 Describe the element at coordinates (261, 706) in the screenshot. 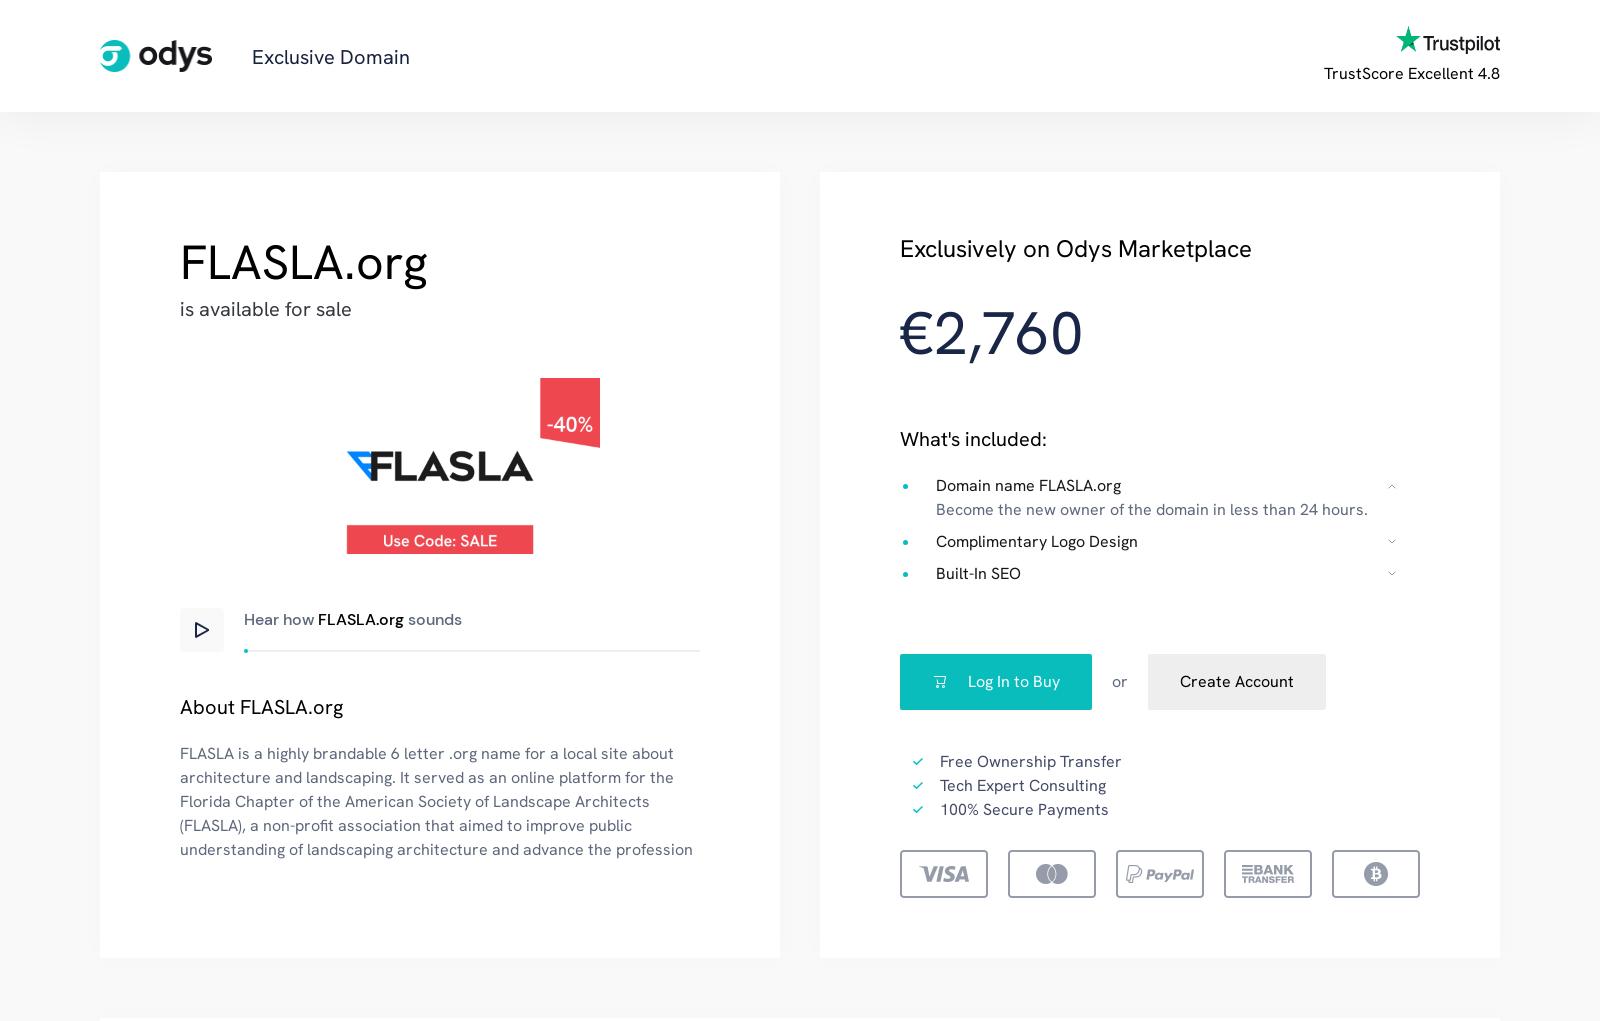

I see `'About FLASLA.org'` at that location.